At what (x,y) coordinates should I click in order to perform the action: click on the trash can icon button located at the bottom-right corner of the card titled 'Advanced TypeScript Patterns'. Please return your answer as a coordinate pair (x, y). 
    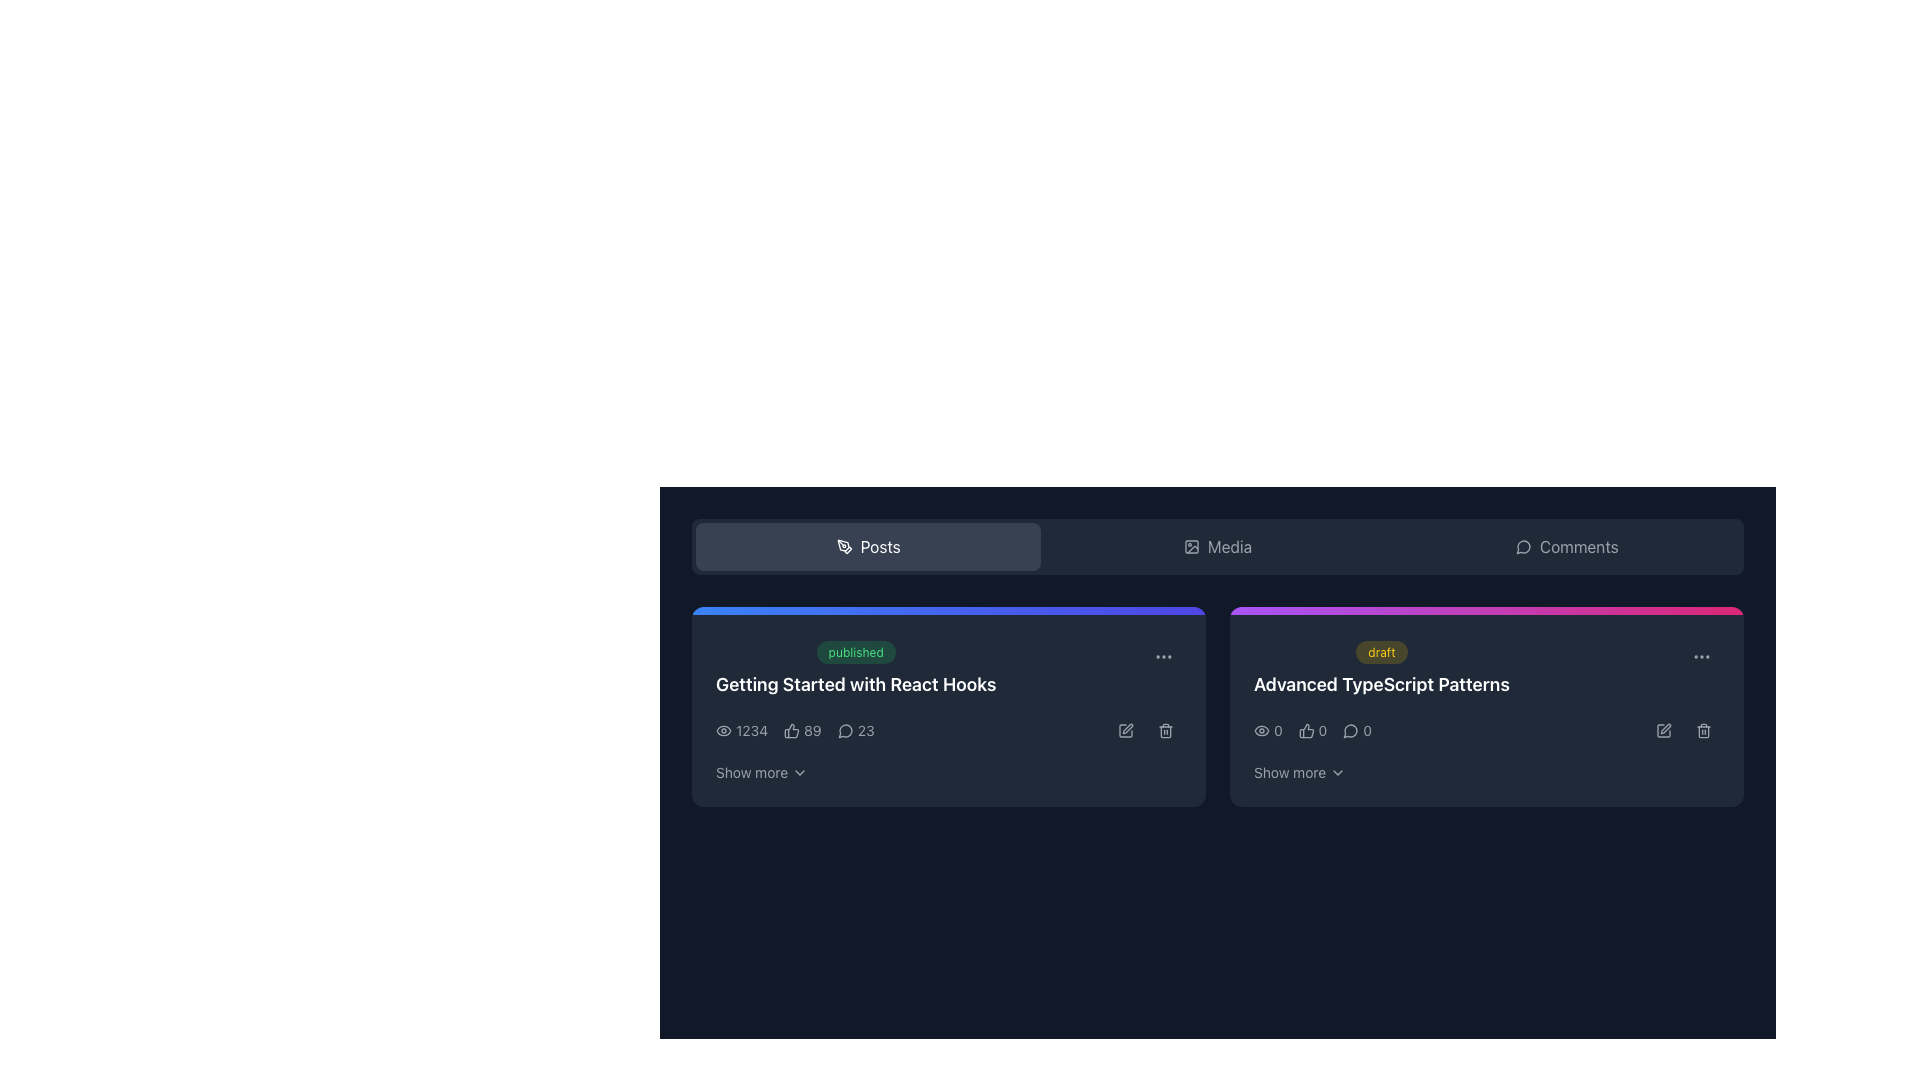
    Looking at the image, I should click on (1703, 731).